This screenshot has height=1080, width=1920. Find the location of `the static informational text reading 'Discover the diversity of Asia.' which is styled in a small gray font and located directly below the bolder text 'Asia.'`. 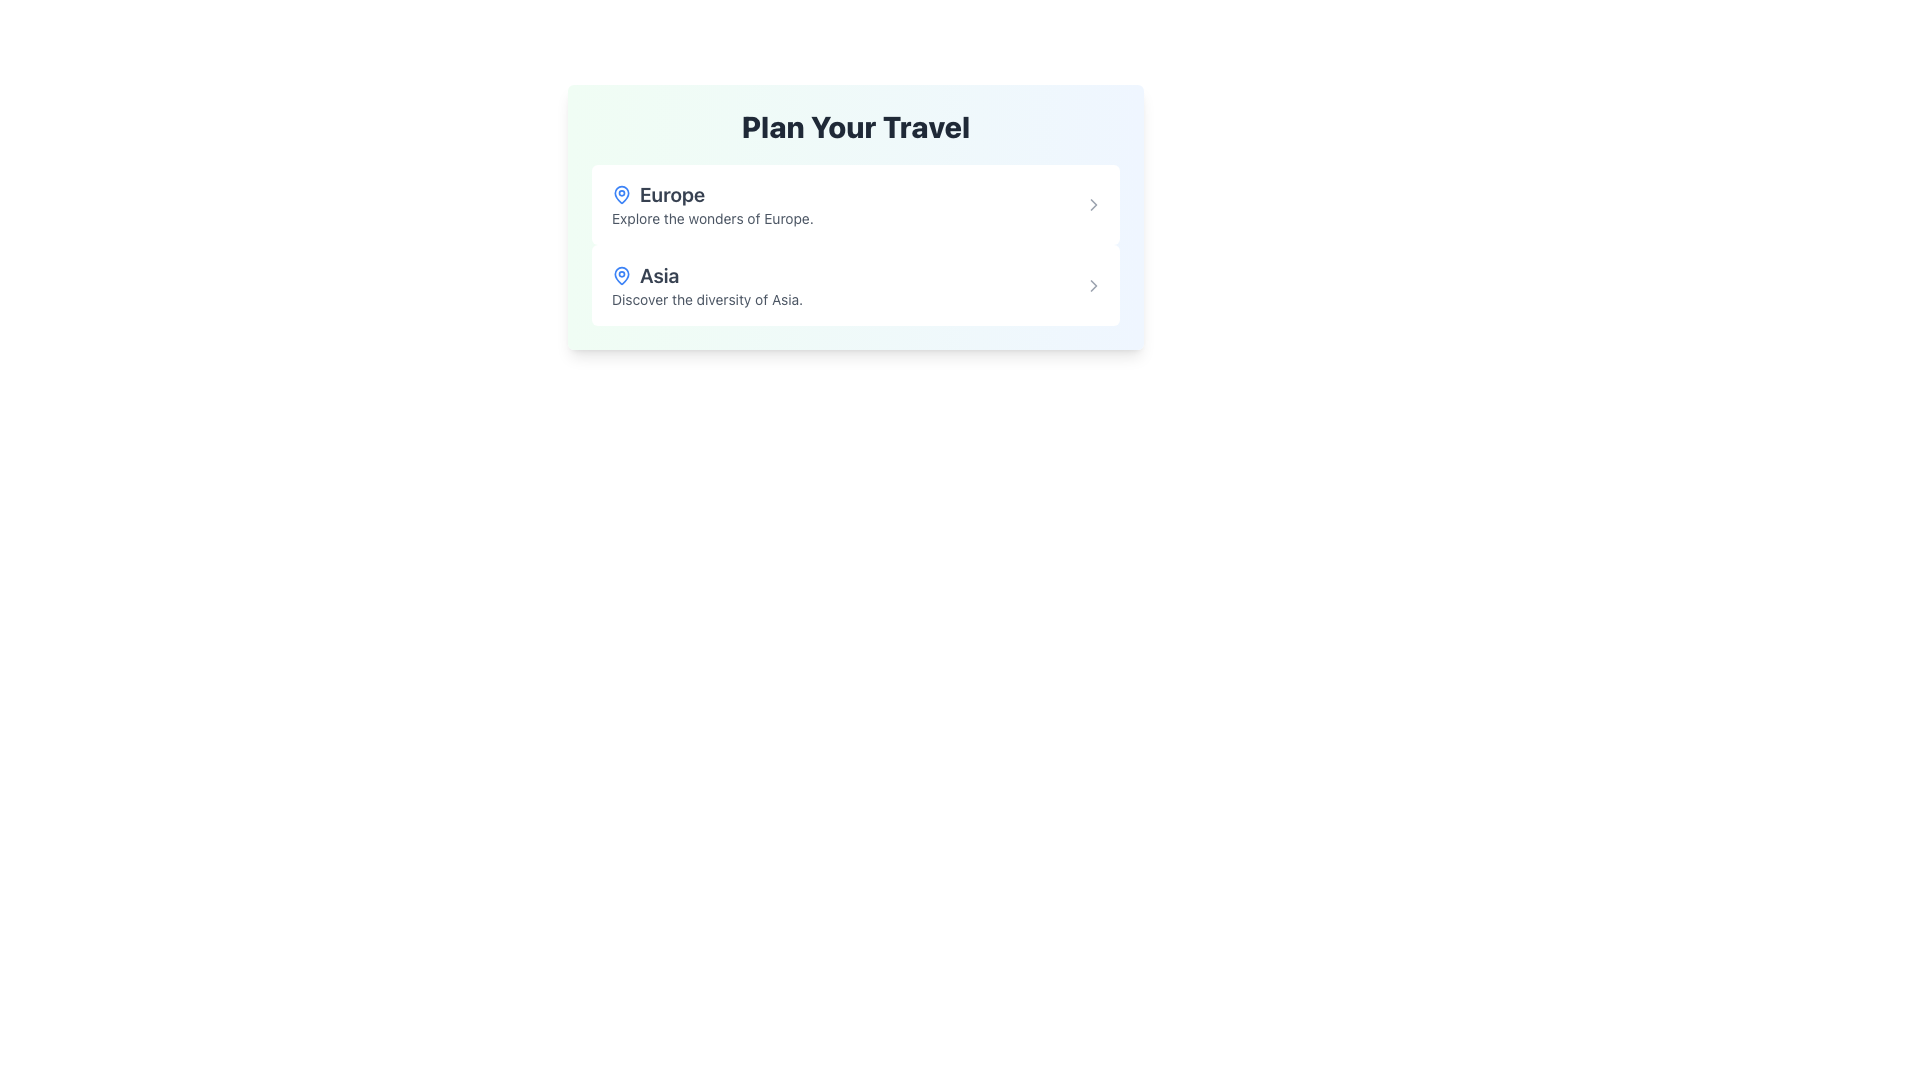

the static informational text reading 'Discover the diversity of Asia.' which is styled in a small gray font and located directly below the bolder text 'Asia.' is located at coordinates (707, 300).